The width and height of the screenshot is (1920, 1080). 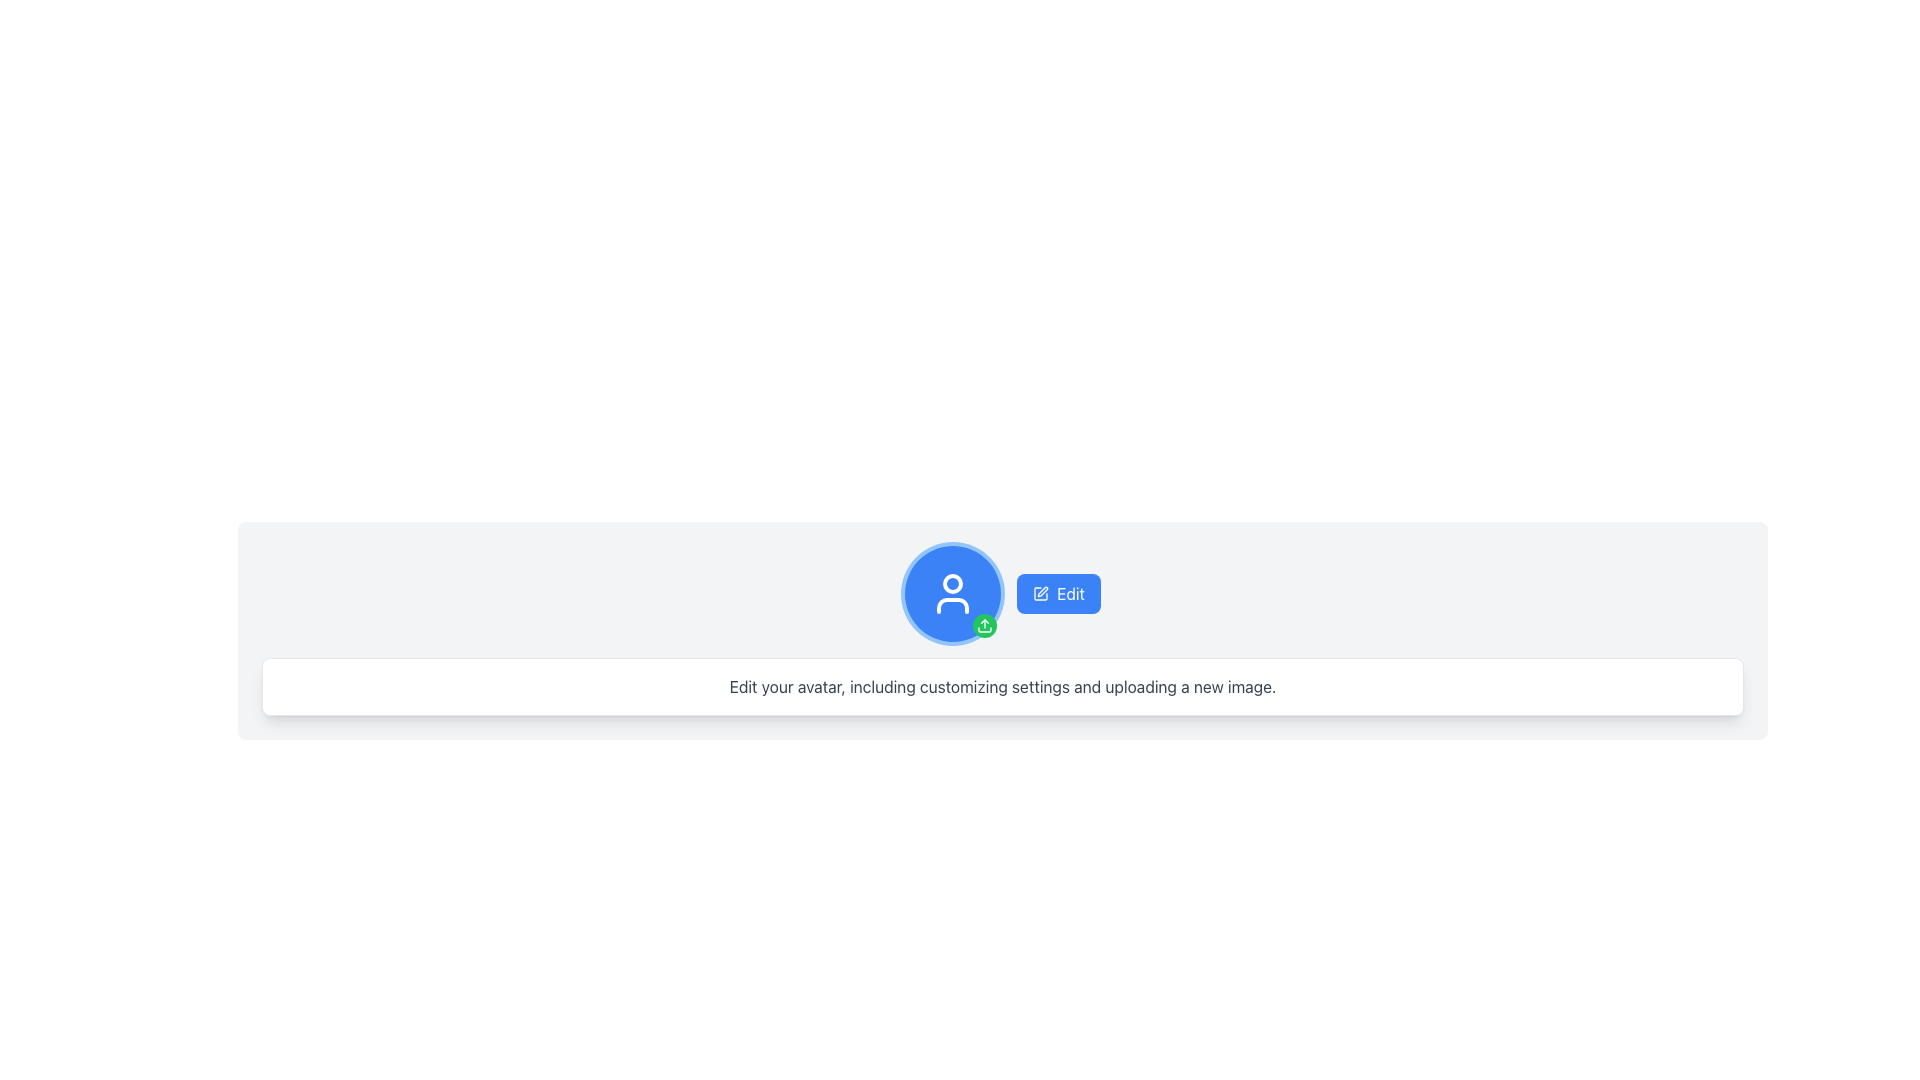 I want to click on the upload button represented by a green circular background with a white outline, located at the bottom right corner of a blue circular panel, so click(x=985, y=624).